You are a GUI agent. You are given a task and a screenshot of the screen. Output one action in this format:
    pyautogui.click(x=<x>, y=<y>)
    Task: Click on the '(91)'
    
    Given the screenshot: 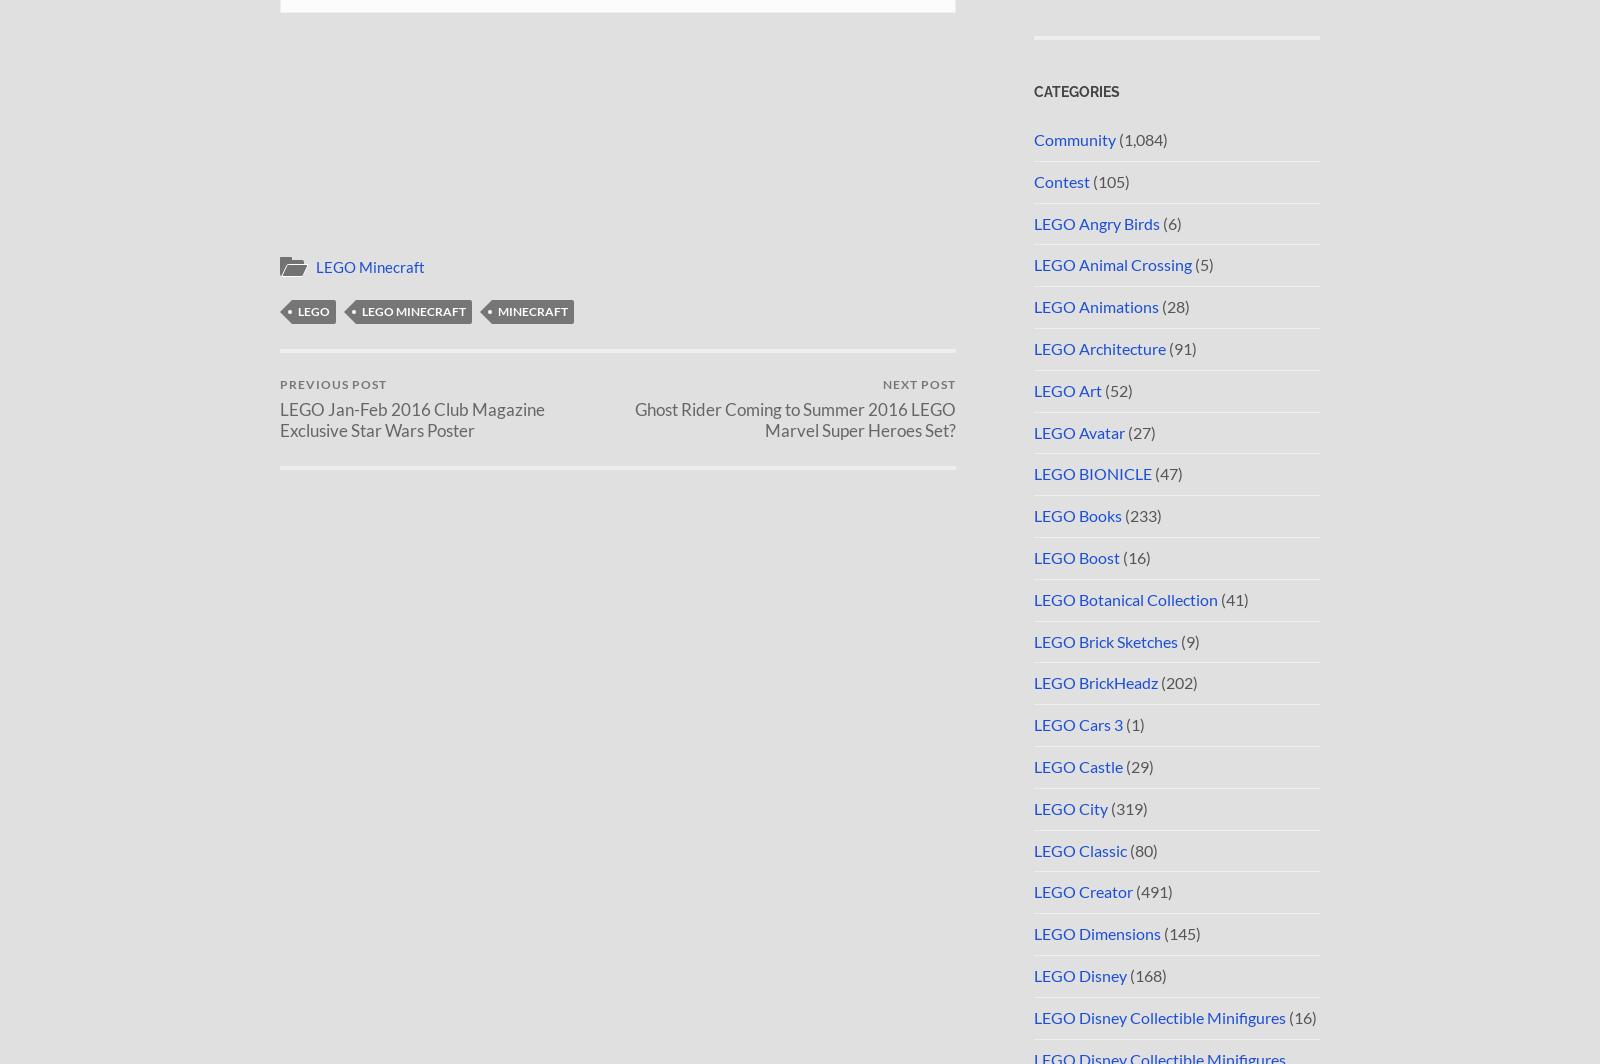 What is the action you would take?
    pyautogui.click(x=1181, y=347)
    